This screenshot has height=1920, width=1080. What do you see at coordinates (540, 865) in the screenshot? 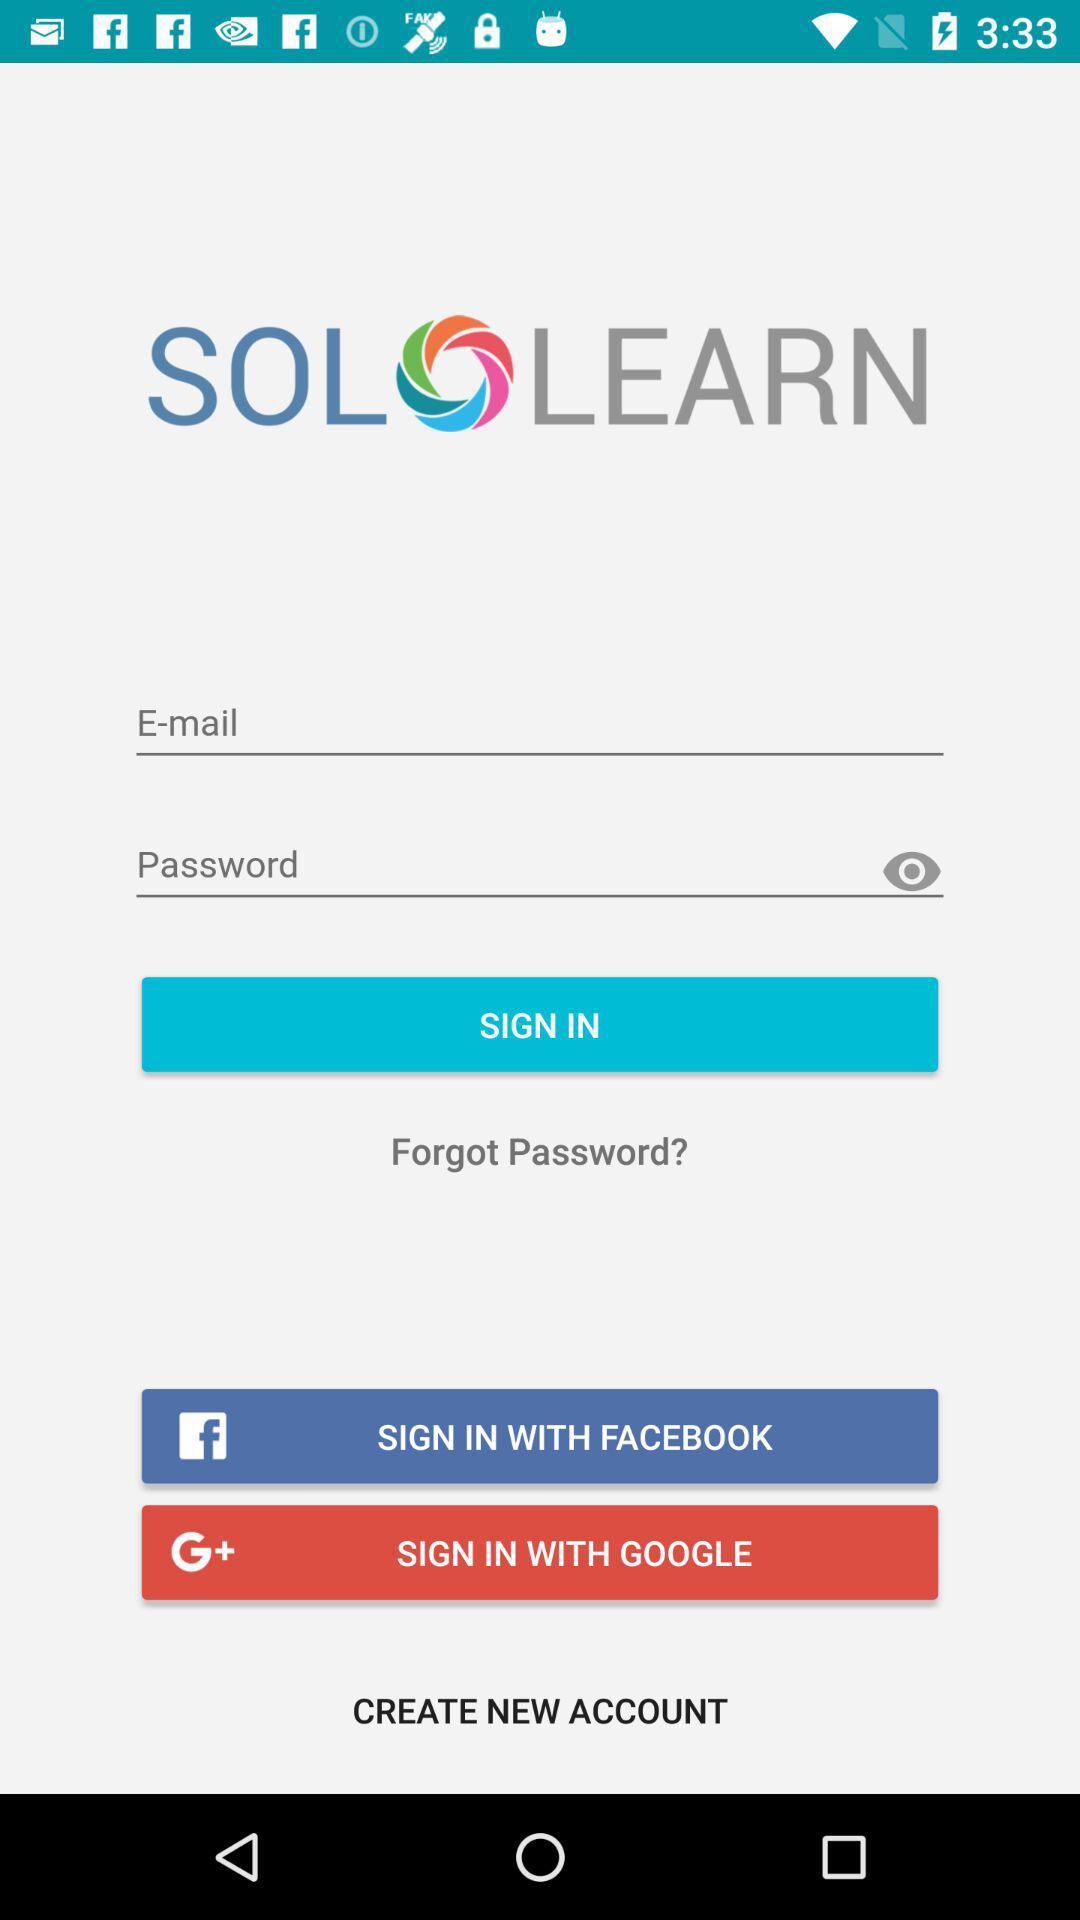
I see `creat password` at bounding box center [540, 865].